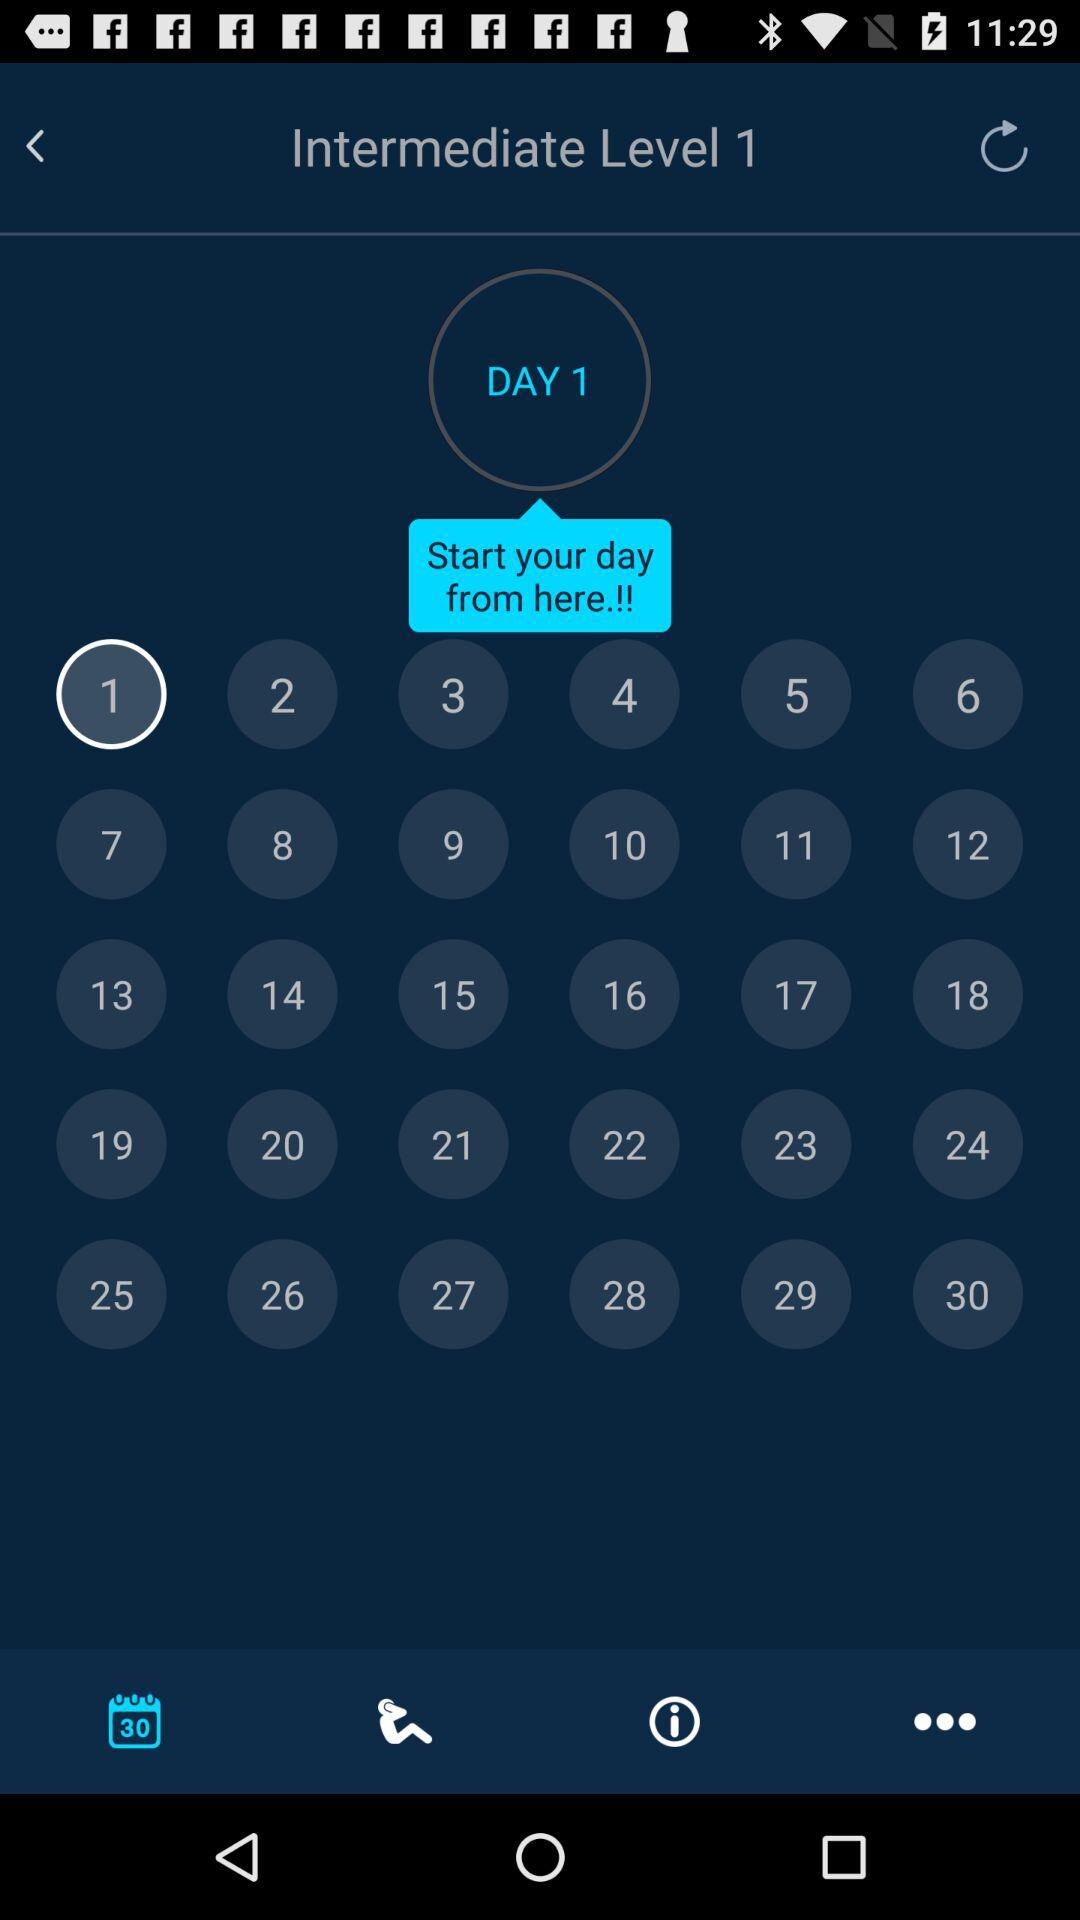 The image size is (1080, 1920). Describe the element at coordinates (453, 1144) in the screenshot. I see `level 21` at that location.